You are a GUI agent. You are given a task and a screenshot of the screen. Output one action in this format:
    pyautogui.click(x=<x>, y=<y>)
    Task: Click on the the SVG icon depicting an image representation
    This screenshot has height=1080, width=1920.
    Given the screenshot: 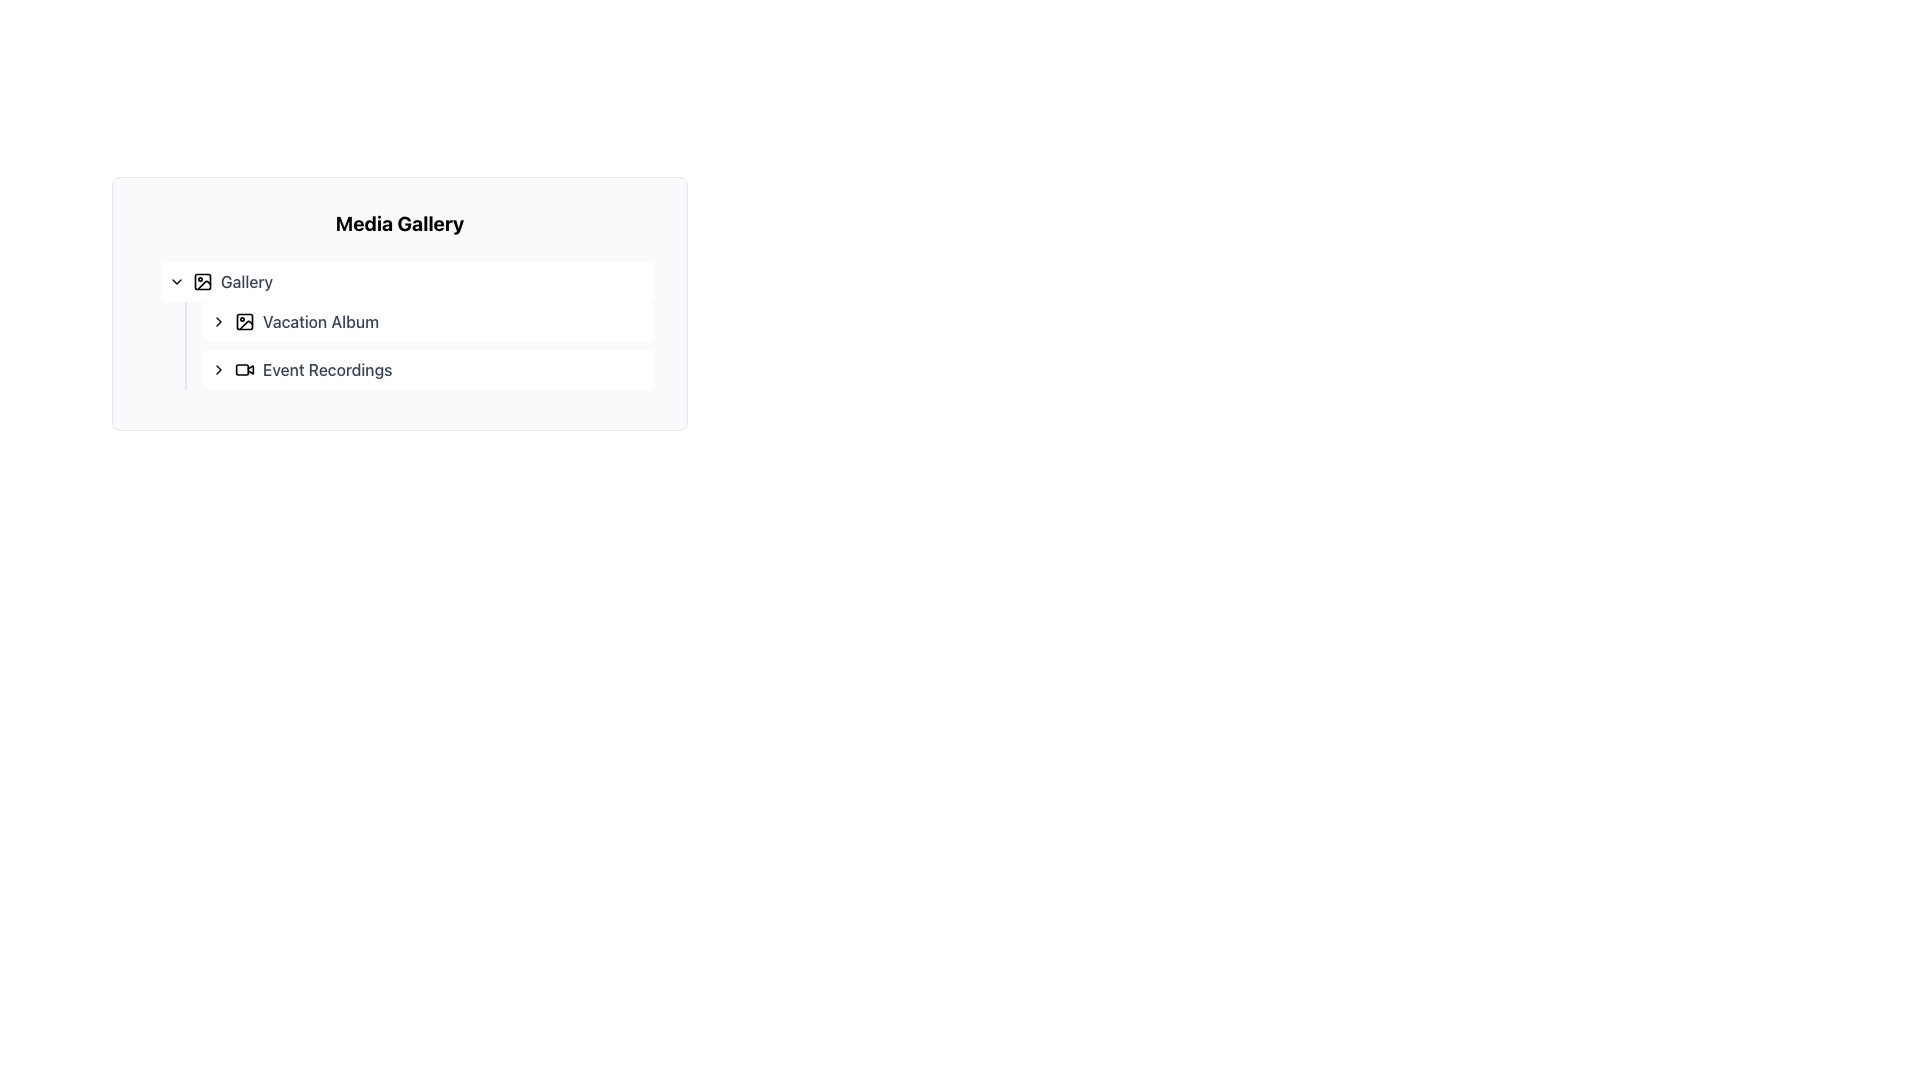 What is the action you would take?
    pyautogui.click(x=202, y=281)
    